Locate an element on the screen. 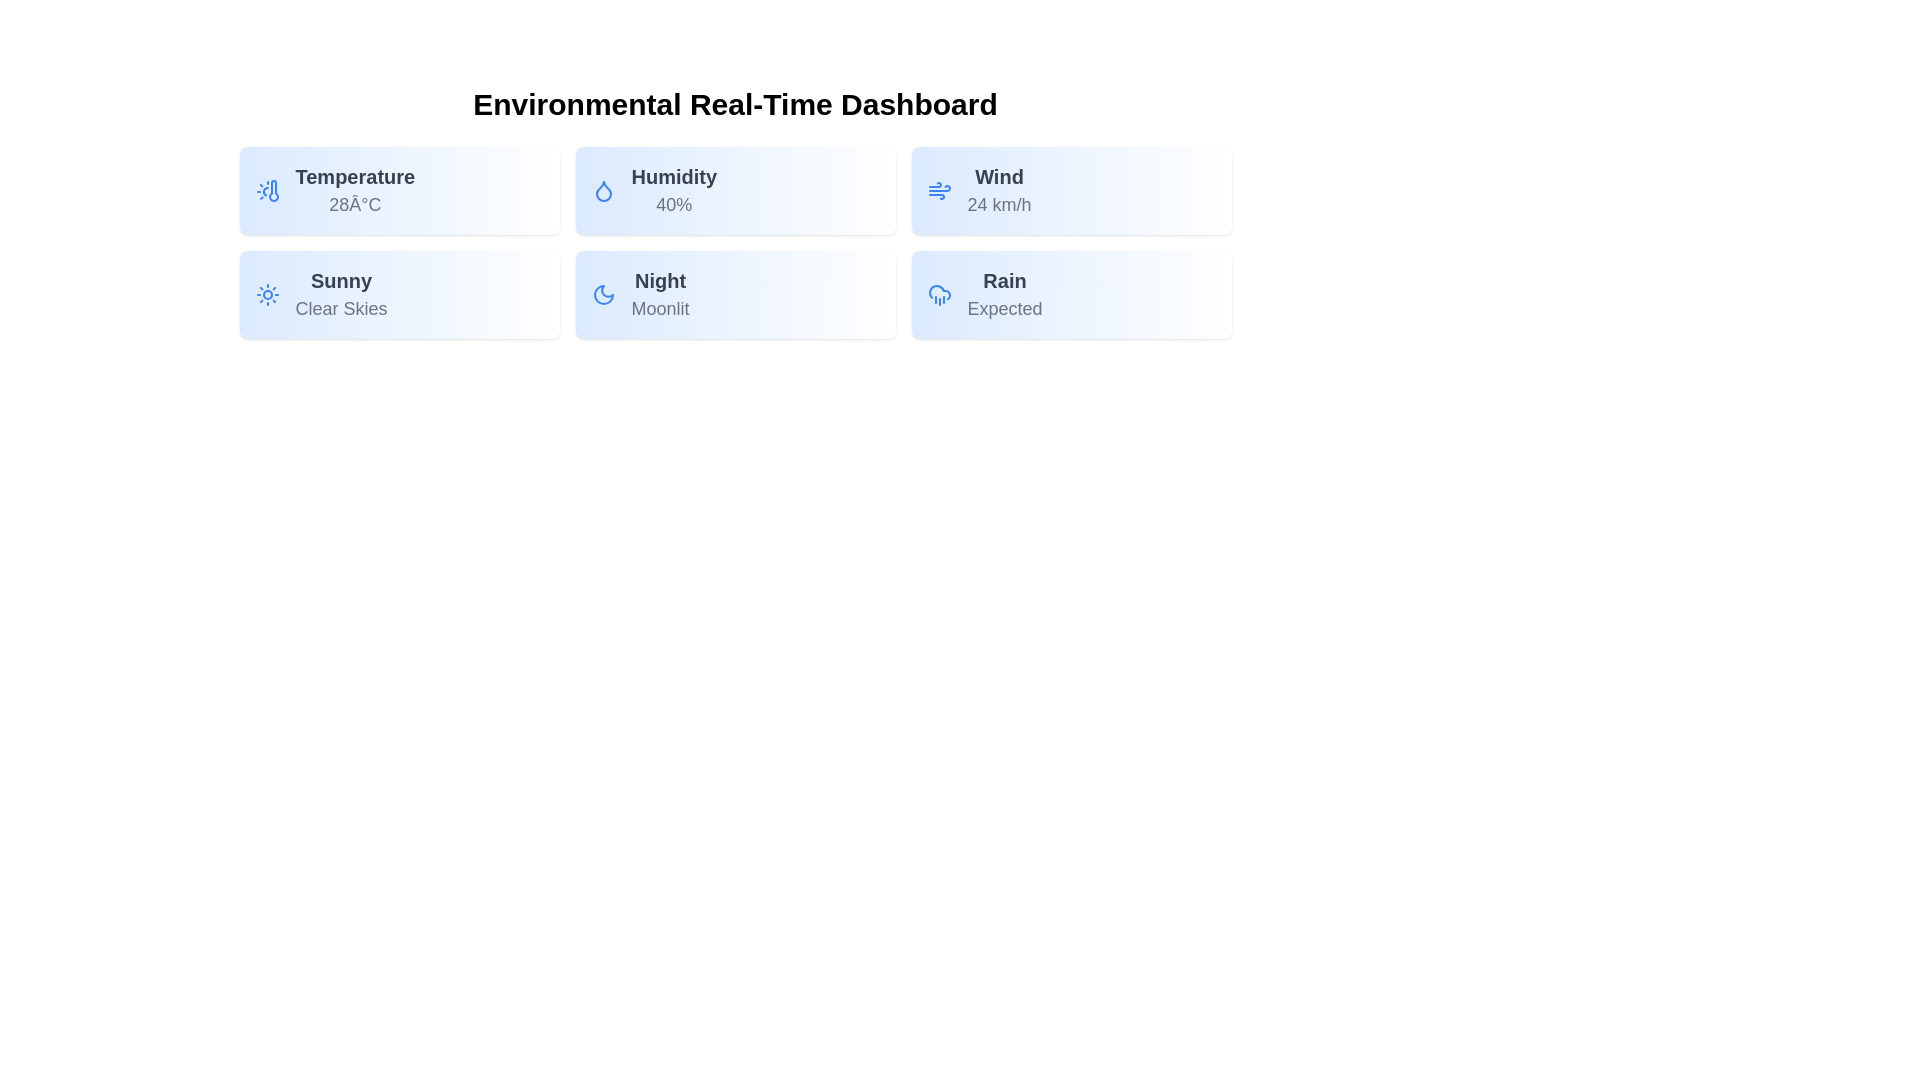  the 'Temperature' card is located at coordinates (399, 191).